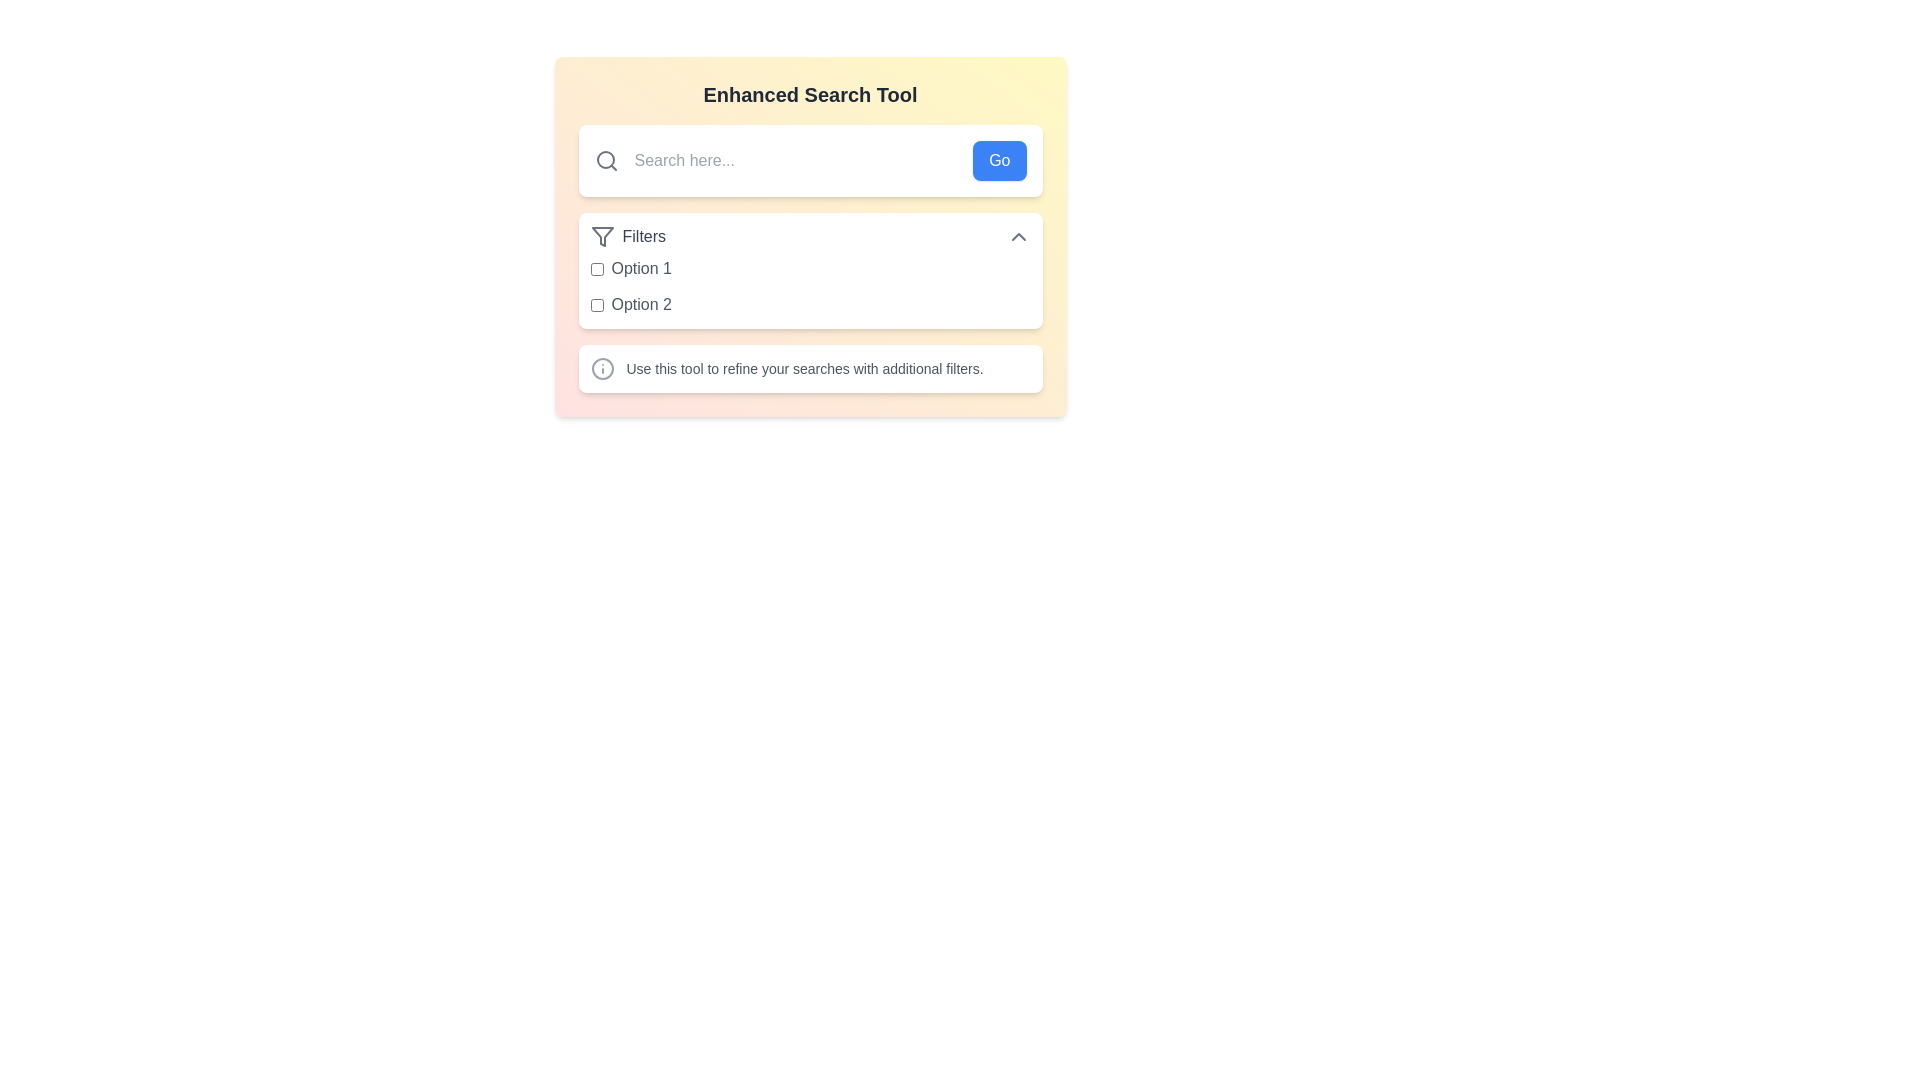  Describe the element at coordinates (644, 235) in the screenshot. I see `text label that indicates the purpose of the associated filter options, located in the upper section of the settings panel, to the right of the filter icon` at that location.